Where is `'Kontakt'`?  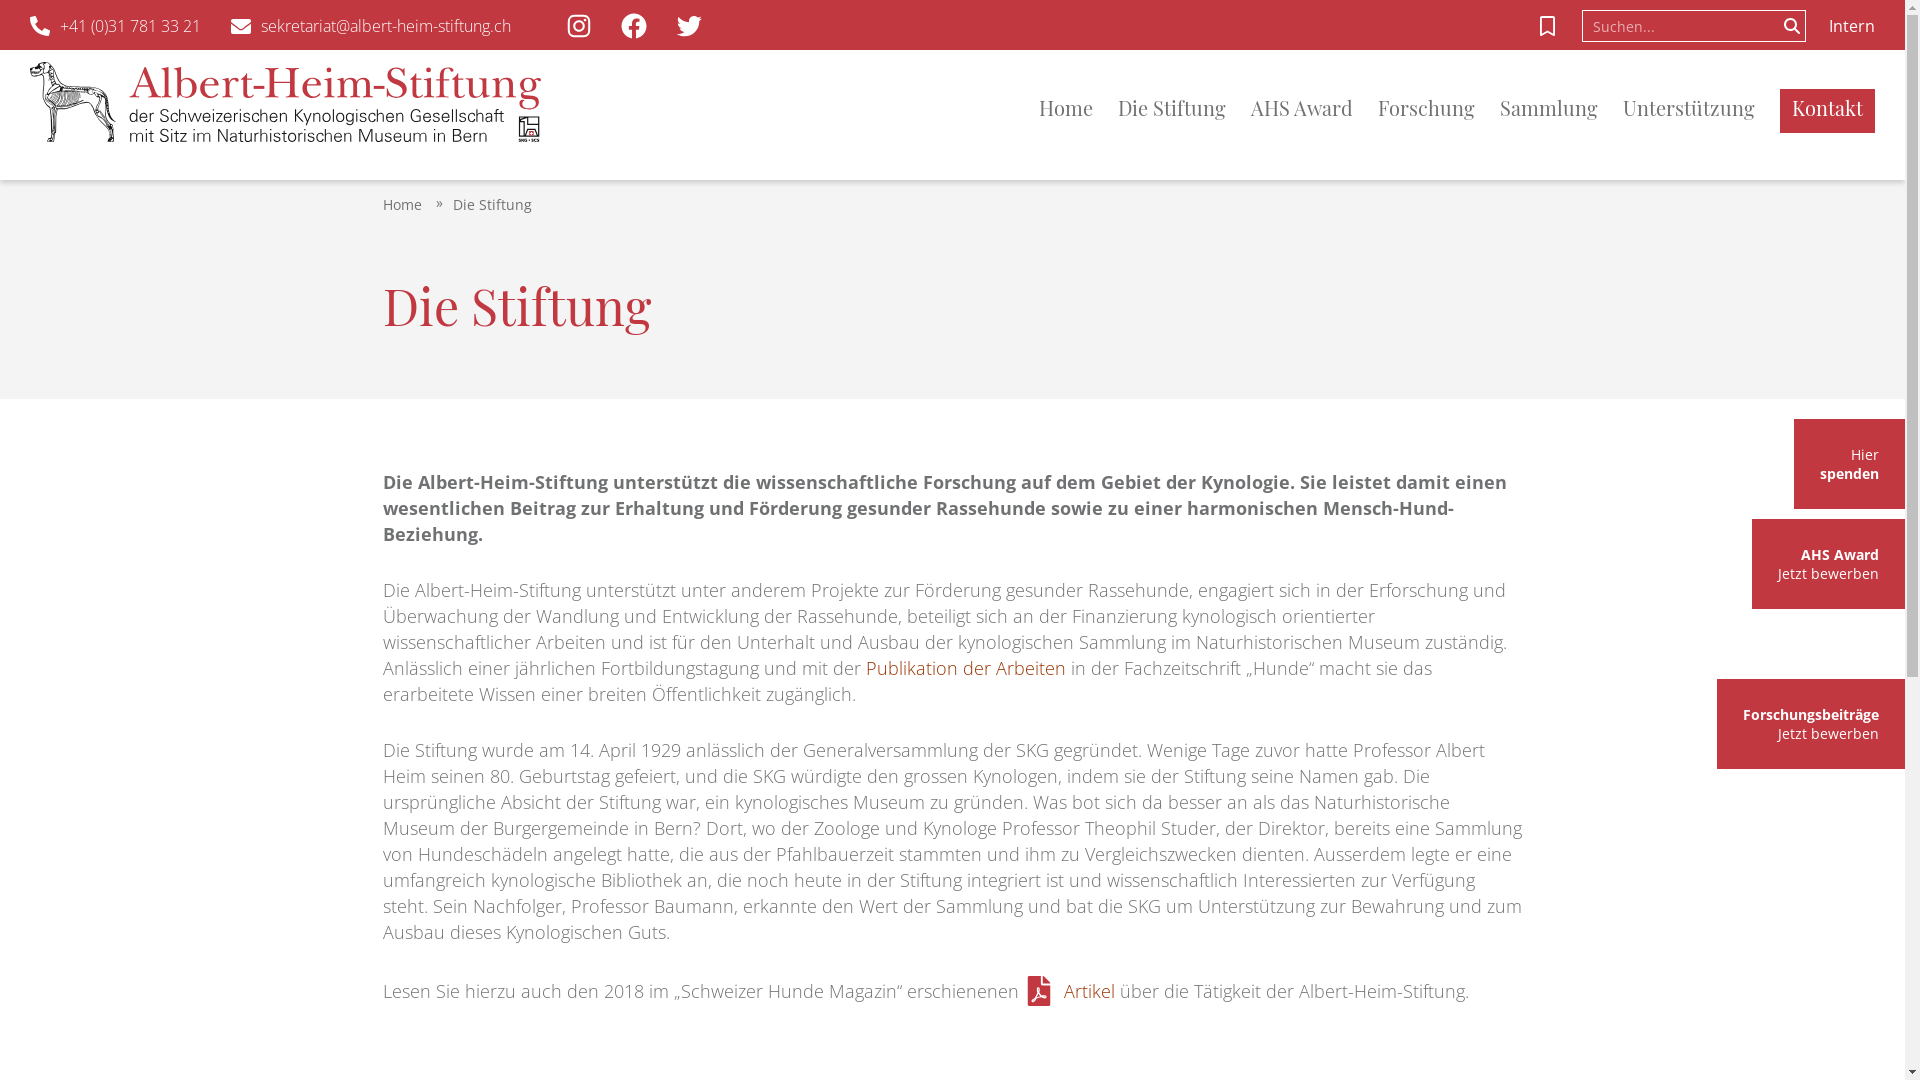 'Kontakt' is located at coordinates (1827, 110).